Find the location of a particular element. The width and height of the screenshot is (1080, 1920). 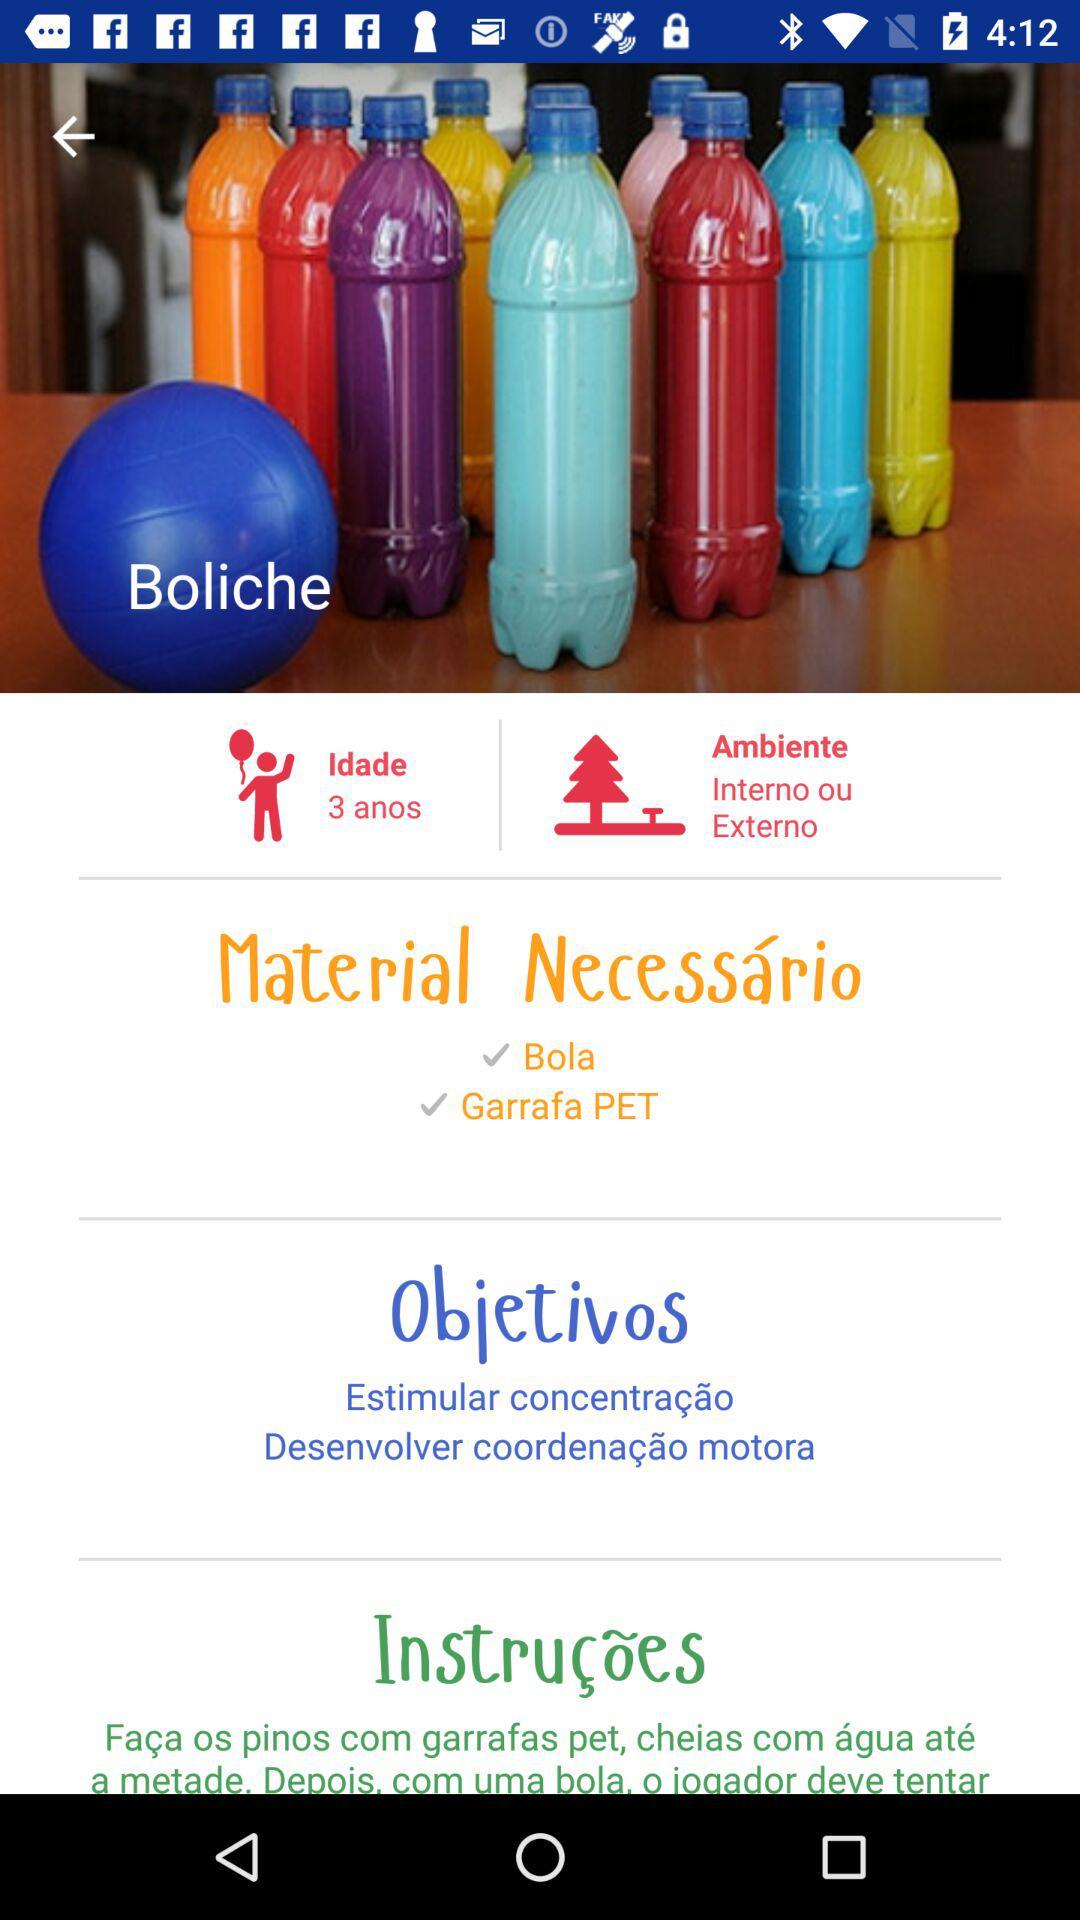

icon at the top left corner is located at coordinates (72, 135).